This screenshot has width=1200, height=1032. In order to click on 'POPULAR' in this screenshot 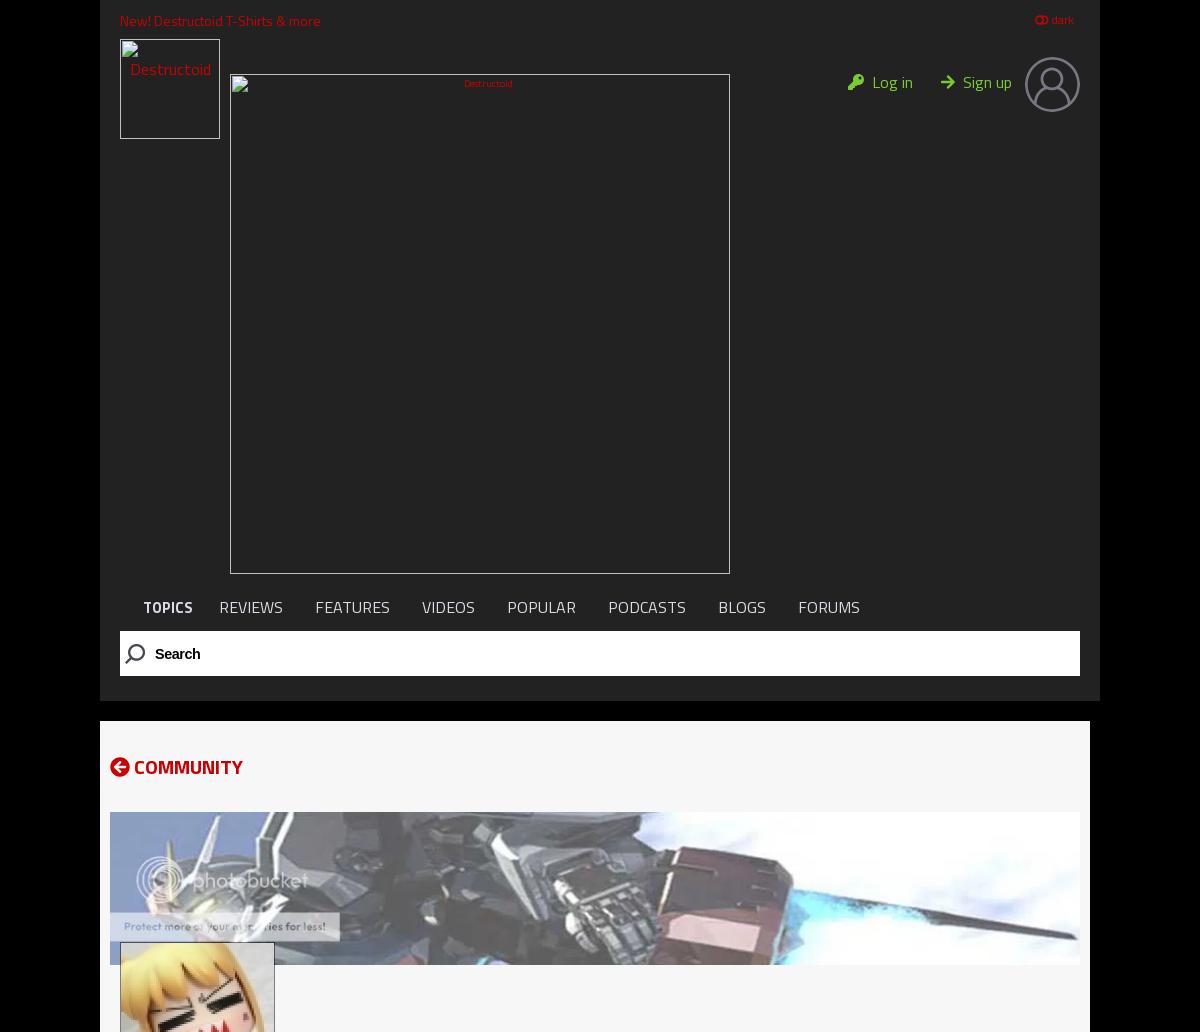, I will do `click(540, 607)`.